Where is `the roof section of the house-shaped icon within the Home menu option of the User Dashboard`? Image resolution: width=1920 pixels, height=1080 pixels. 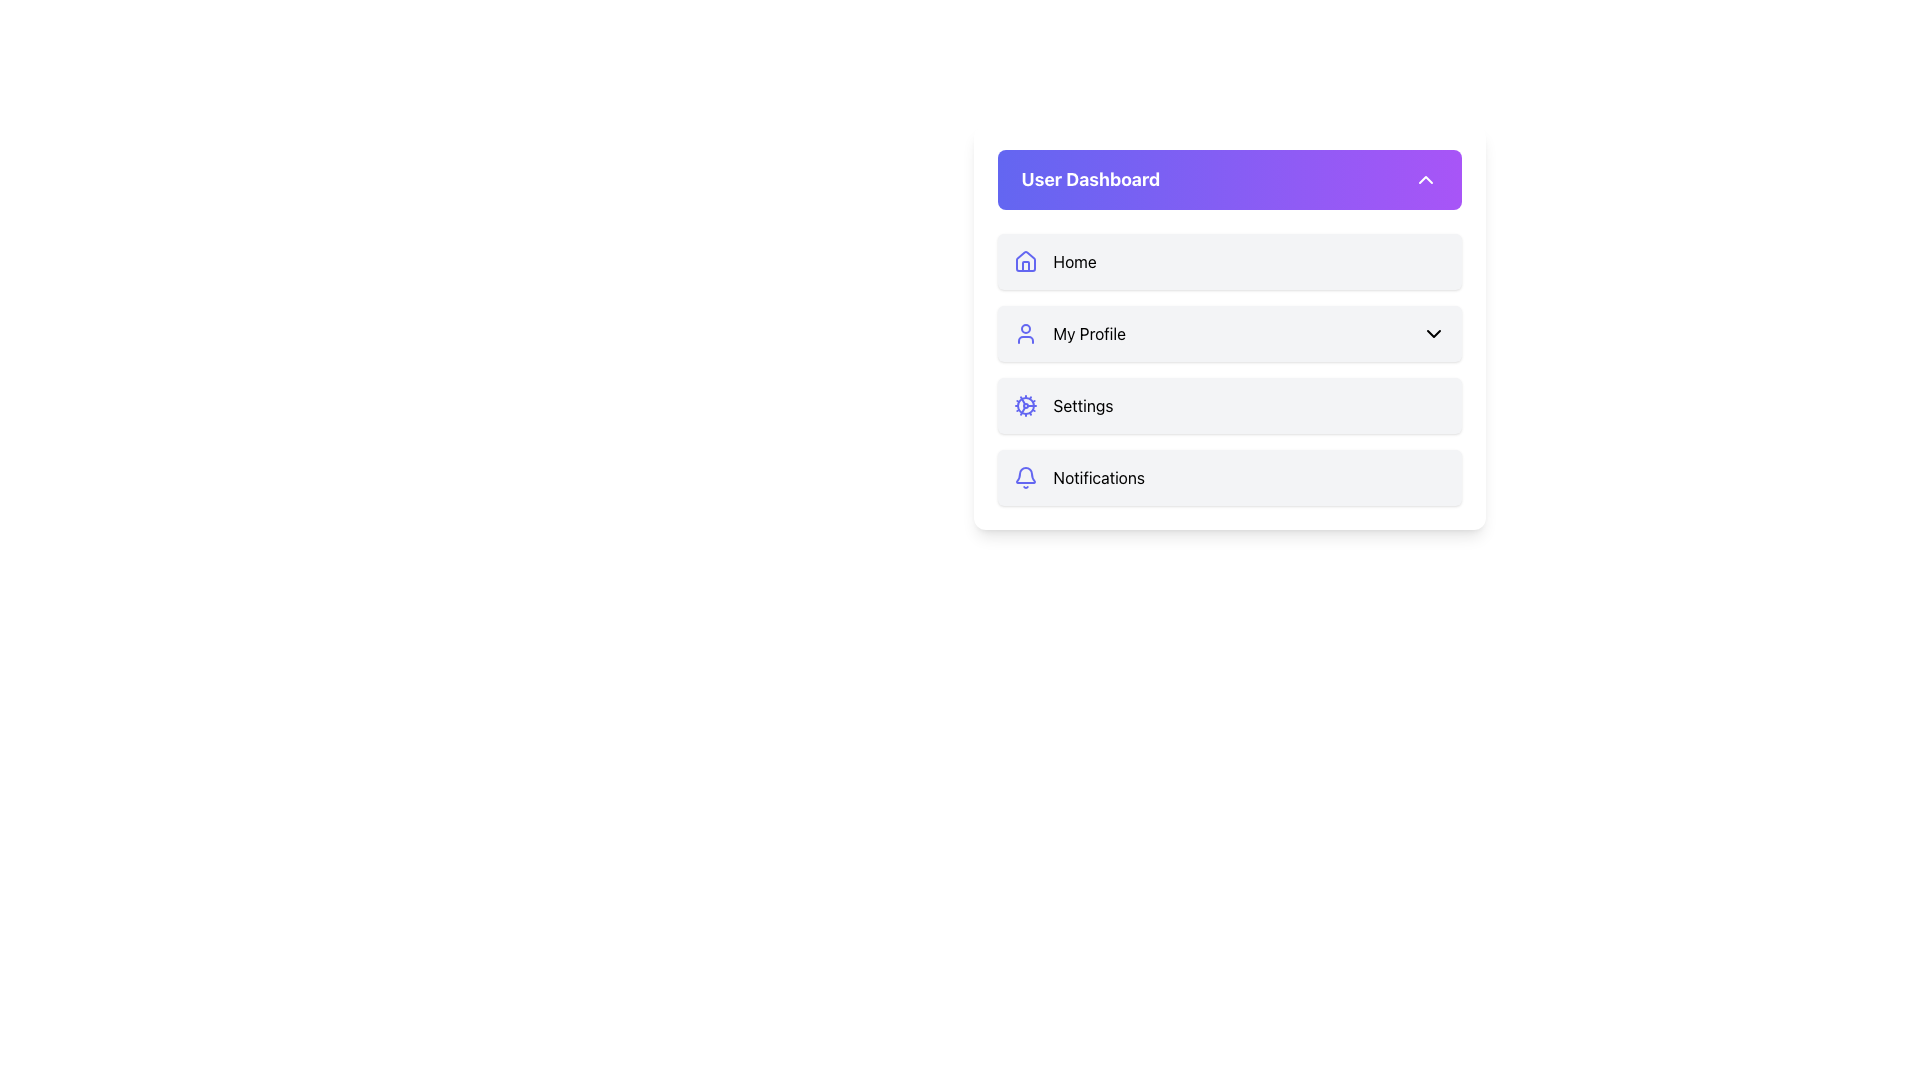 the roof section of the house-shaped icon within the Home menu option of the User Dashboard is located at coordinates (1025, 260).